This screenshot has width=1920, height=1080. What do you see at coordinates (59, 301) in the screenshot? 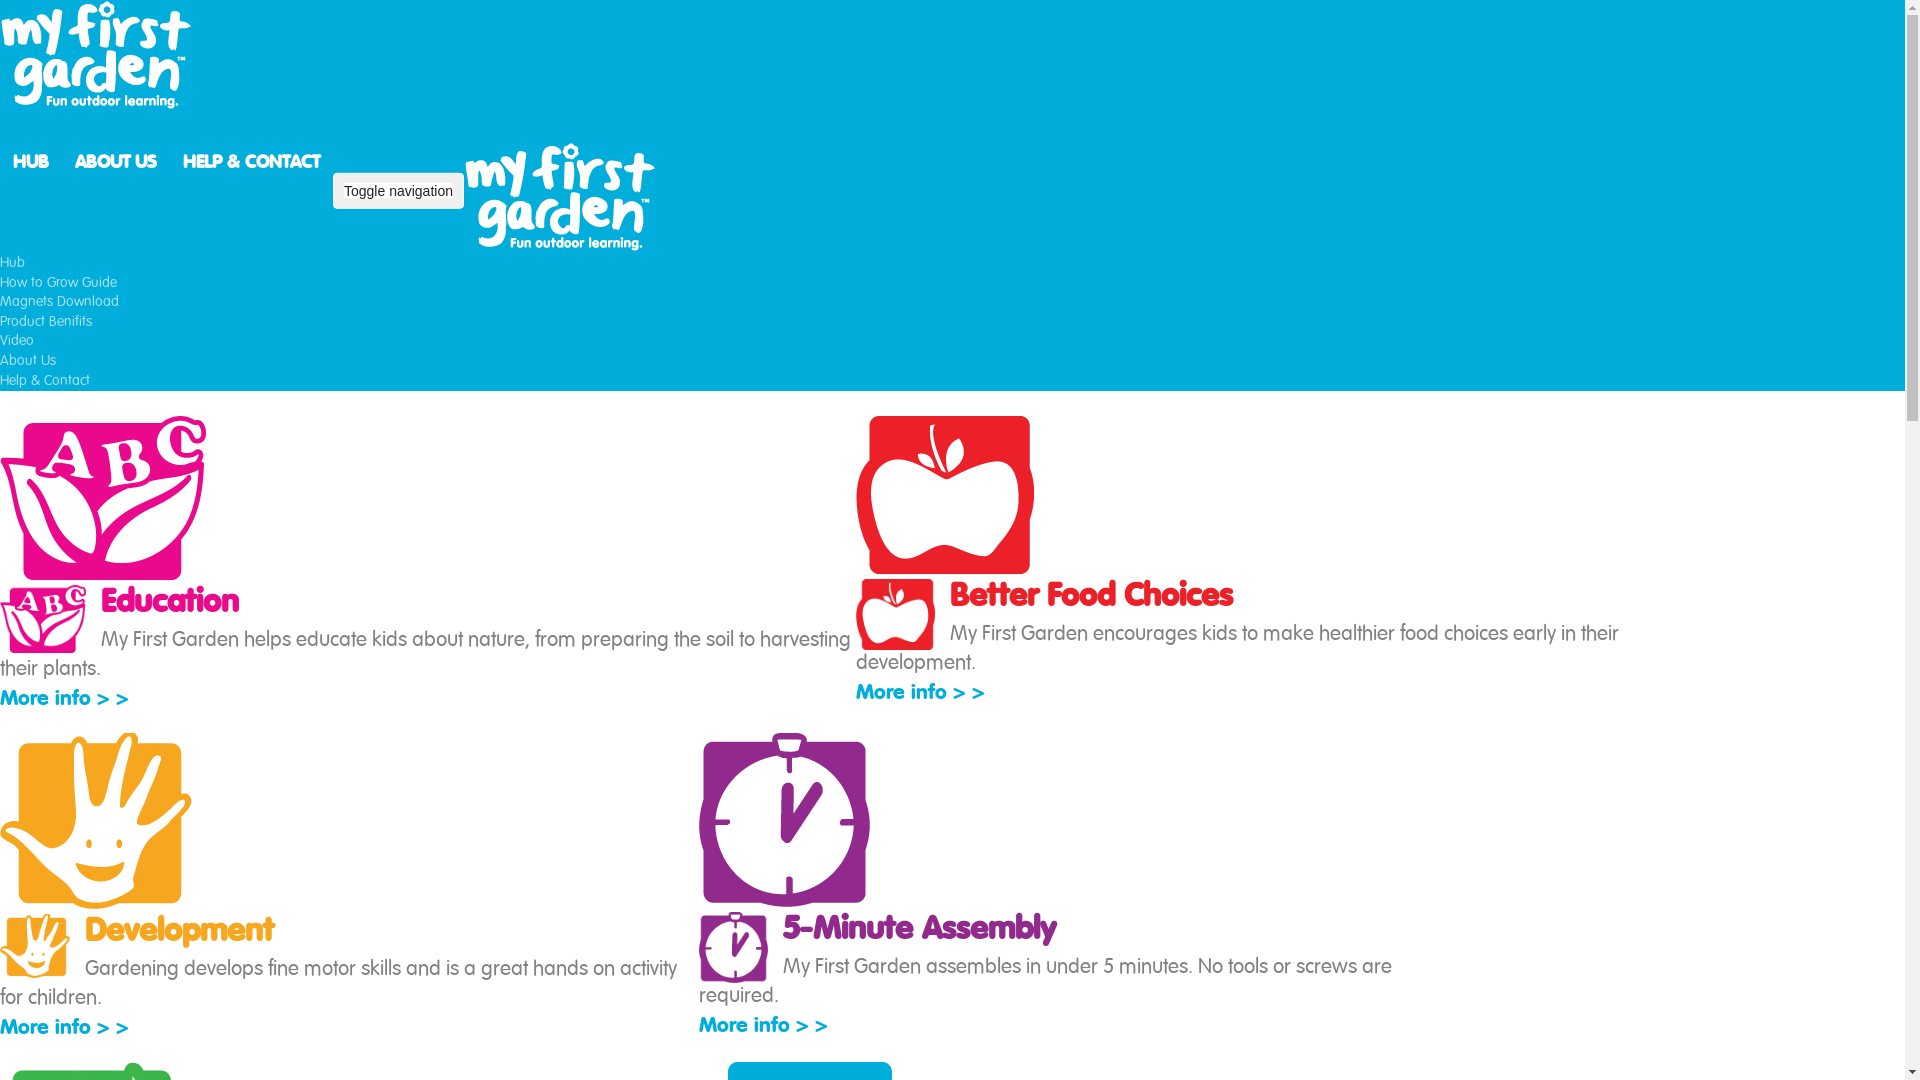
I see `'Magnets Download'` at bounding box center [59, 301].